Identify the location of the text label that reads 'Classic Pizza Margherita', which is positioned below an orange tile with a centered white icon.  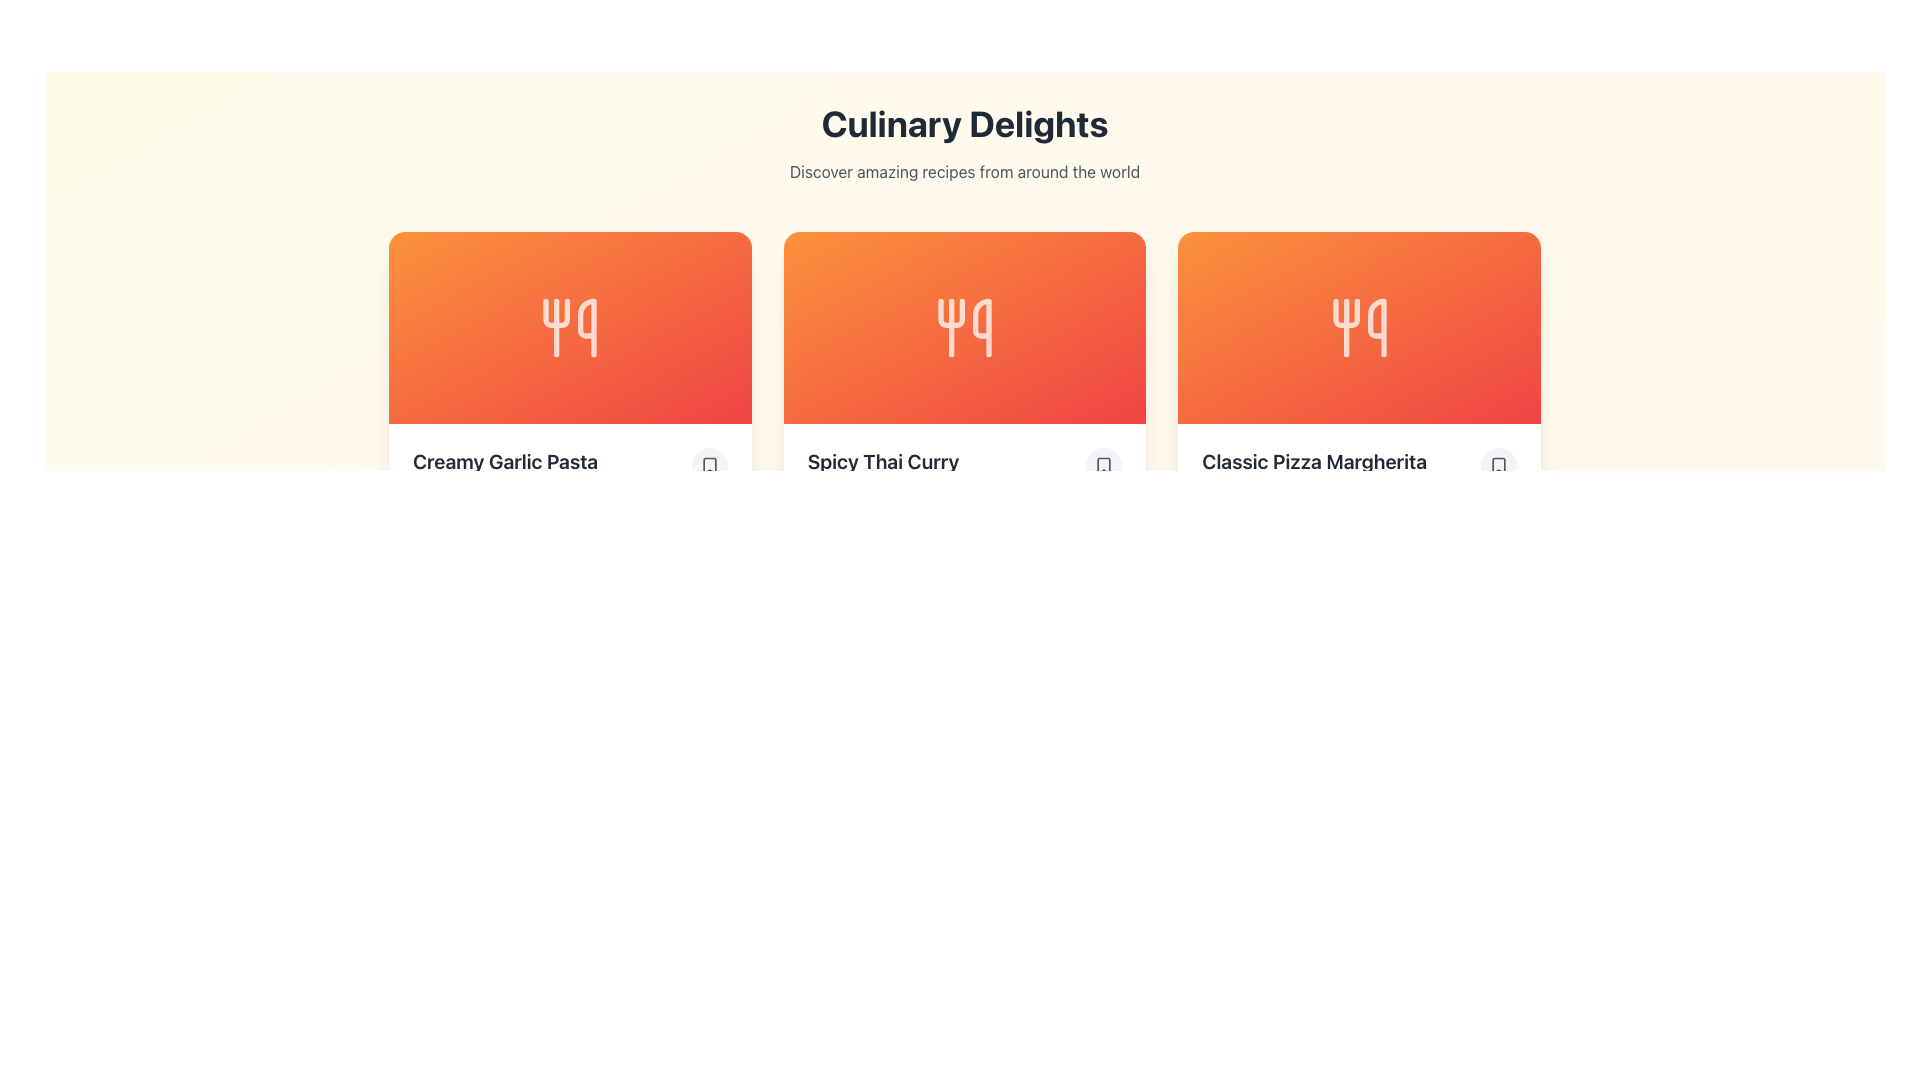
(1314, 462).